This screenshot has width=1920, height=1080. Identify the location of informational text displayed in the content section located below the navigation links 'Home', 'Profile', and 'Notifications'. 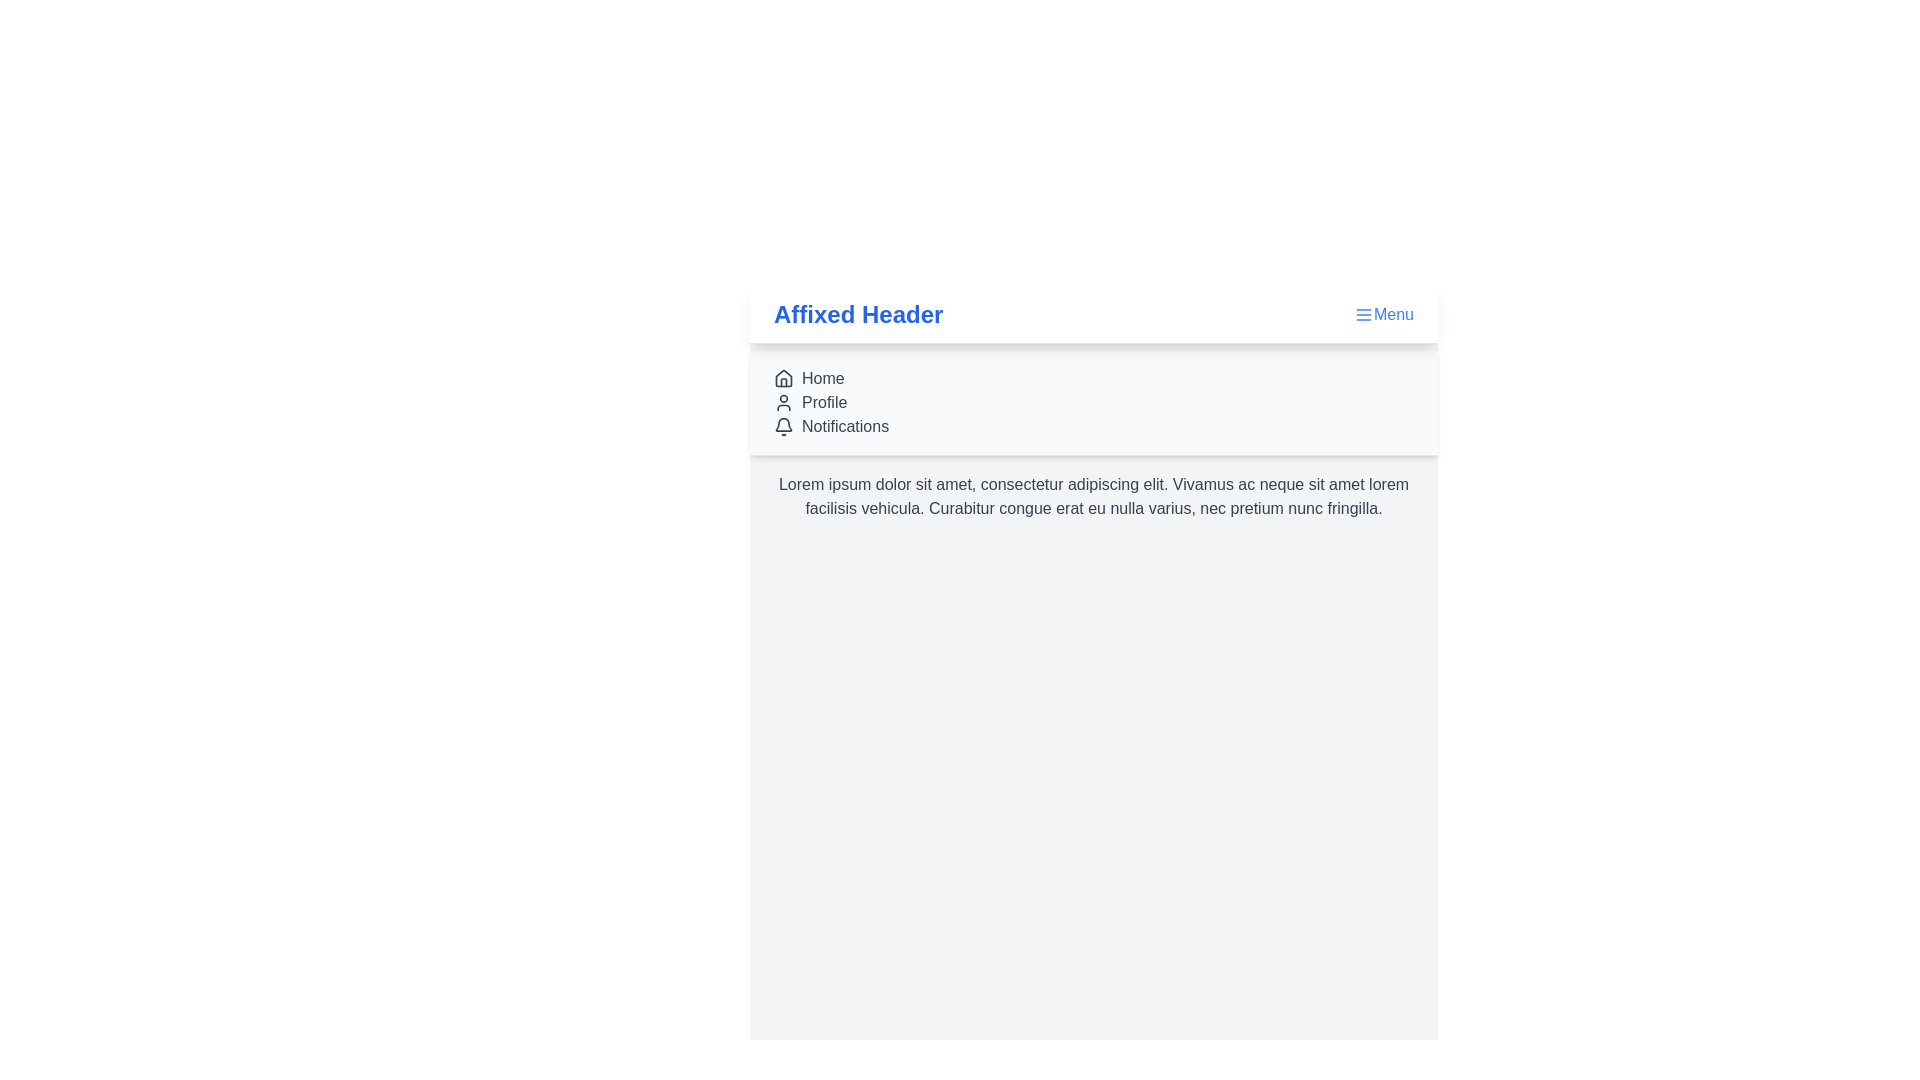
(1093, 496).